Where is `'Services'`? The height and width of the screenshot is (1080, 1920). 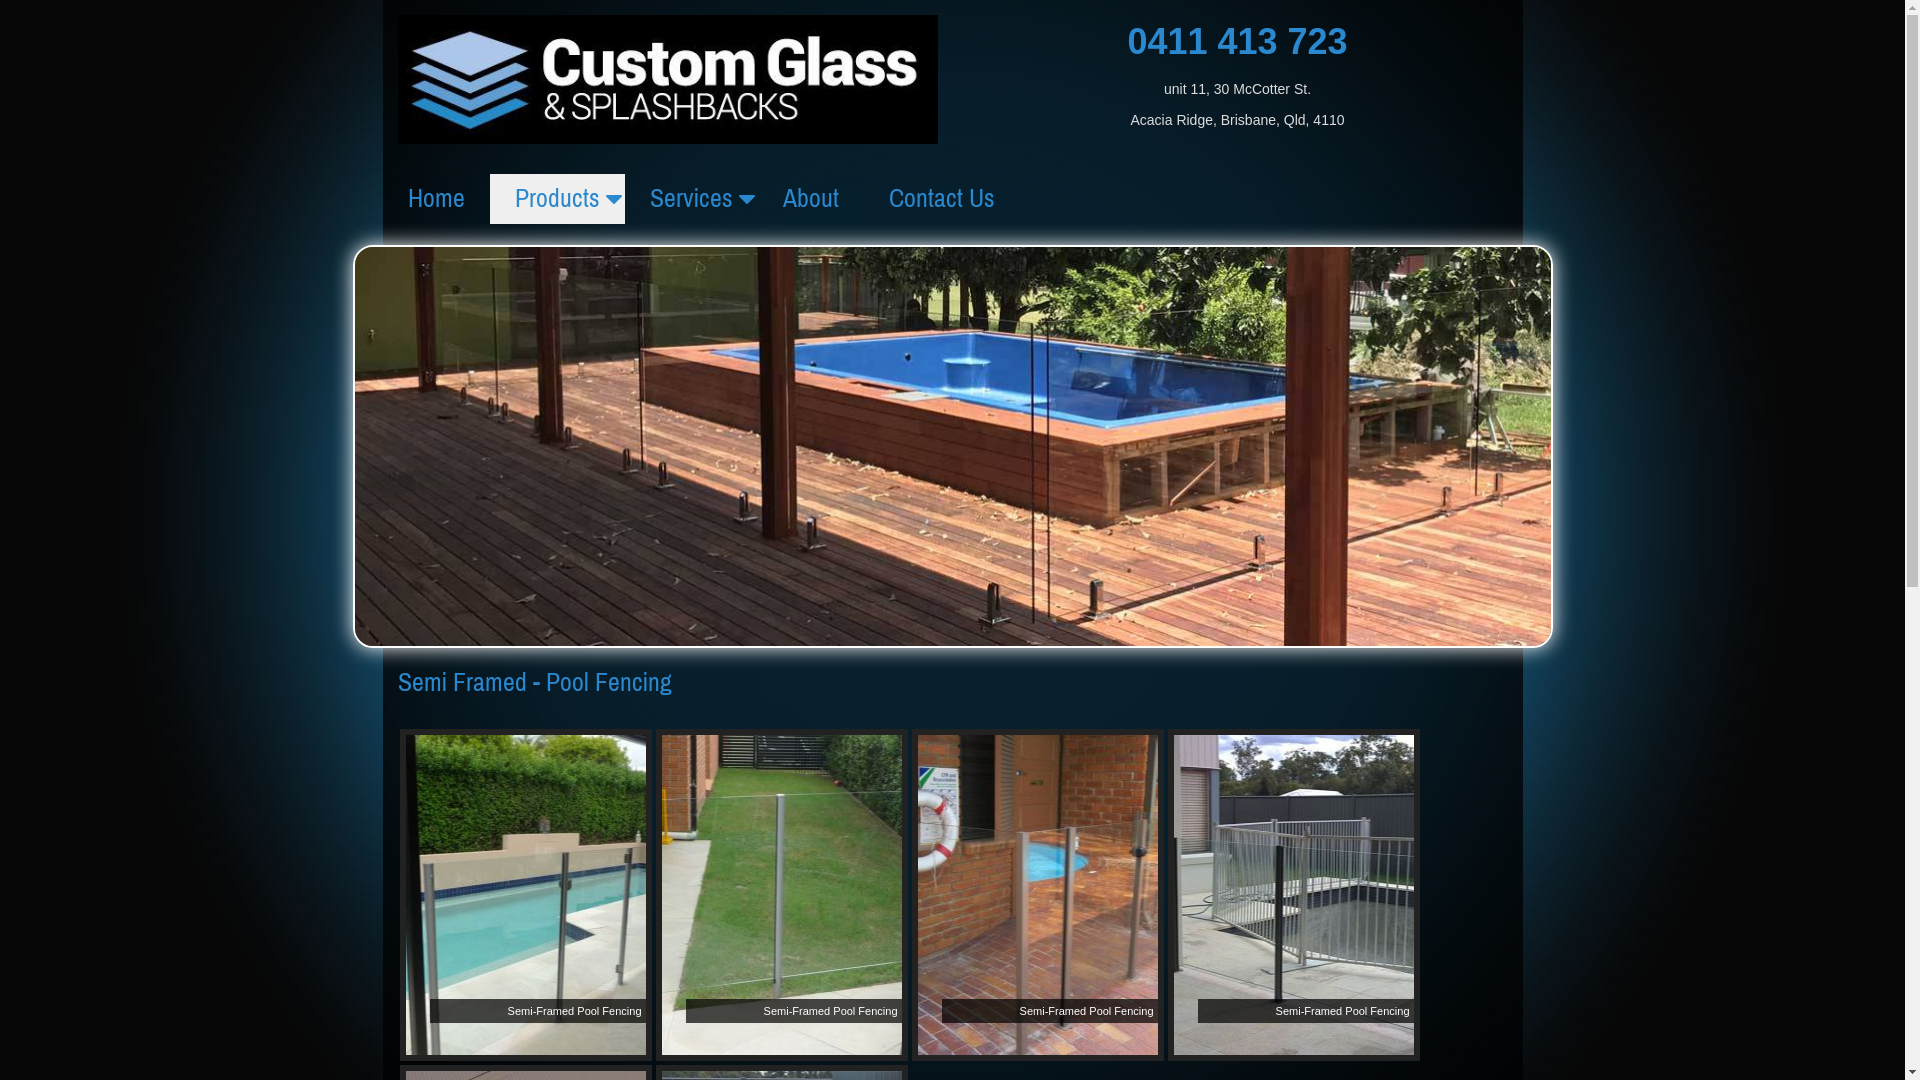
'Services' is located at coordinates (690, 199).